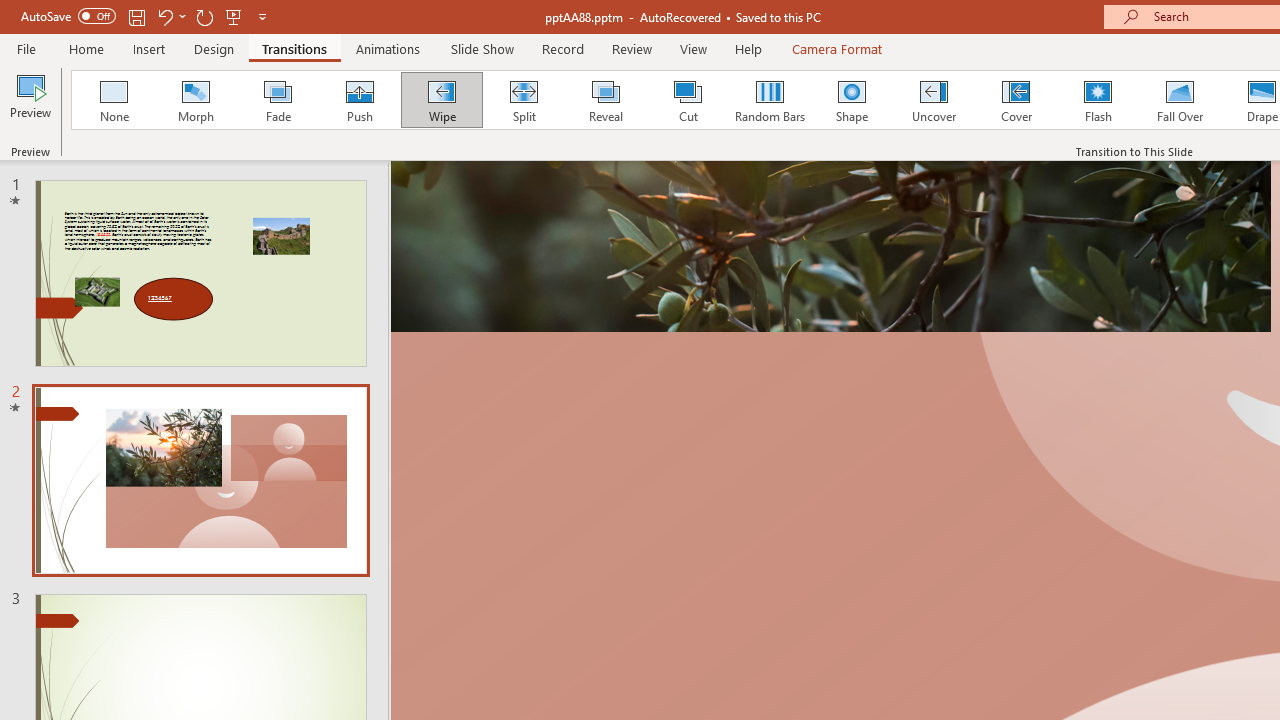 This screenshot has width=1280, height=720. What do you see at coordinates (170, 16) in the screenshot?
I see `'Undo'` at bounding box center [170, 16].